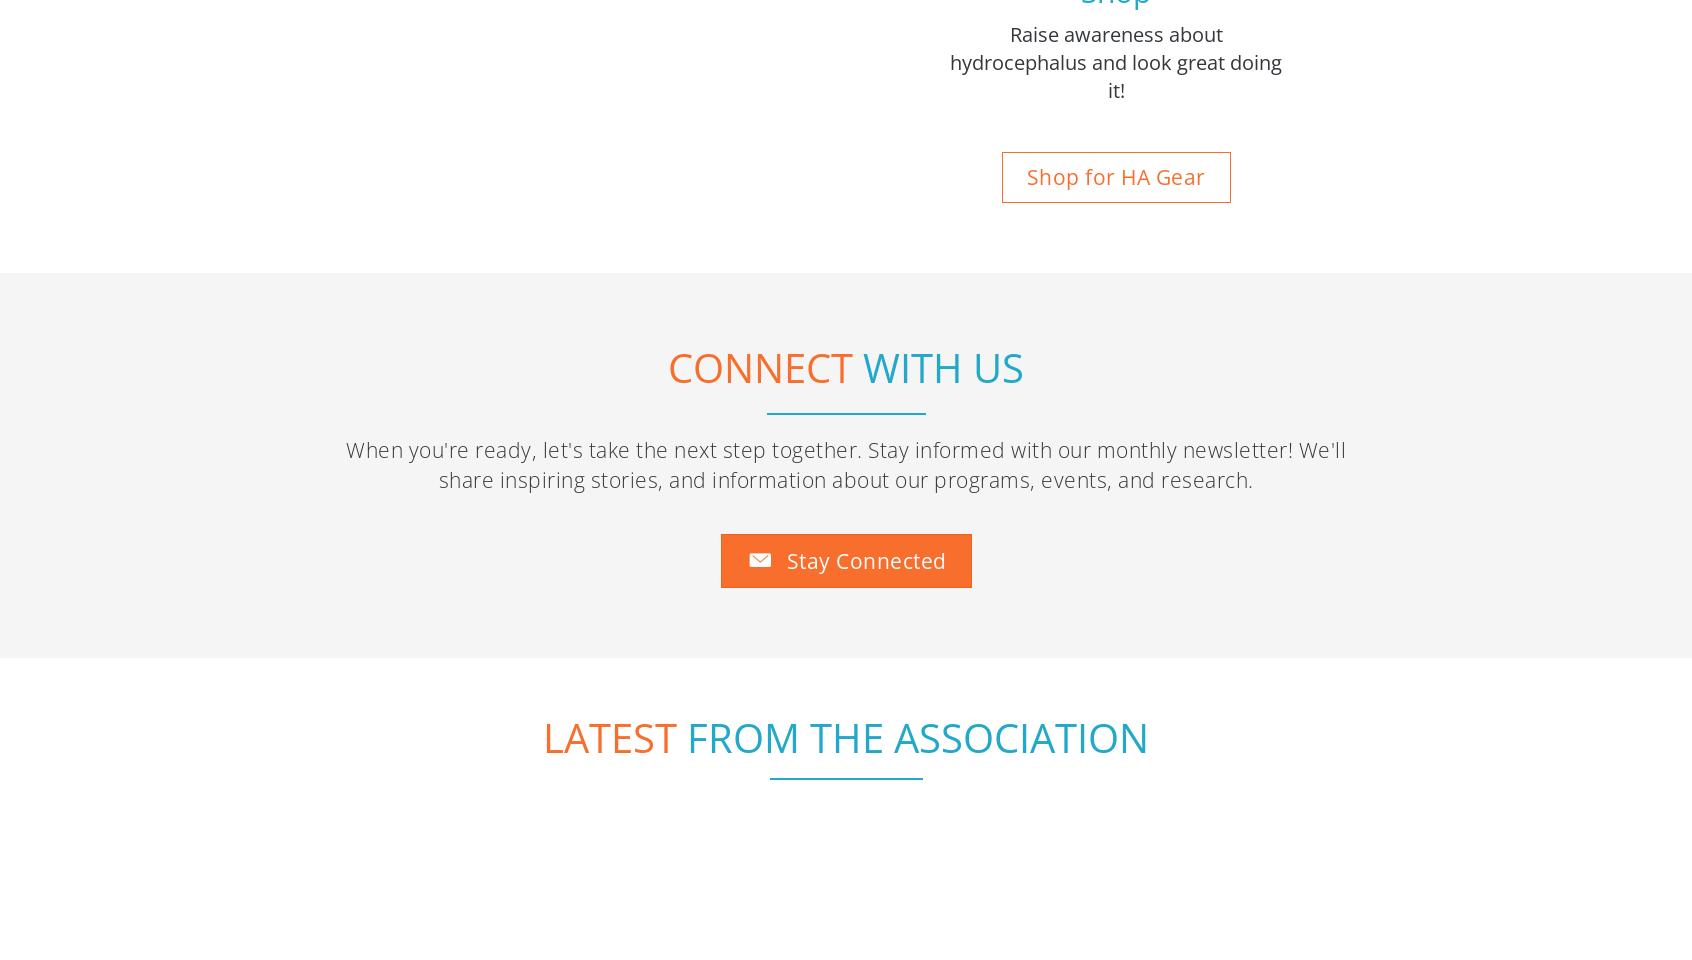 The height and width of the screenshot is (960, 1692). Describe the element at coordinates (605, 840) in the screenshot. I see `'The Hydrocephalus Scoop on Capitol Hill for September 2023'` at that location.